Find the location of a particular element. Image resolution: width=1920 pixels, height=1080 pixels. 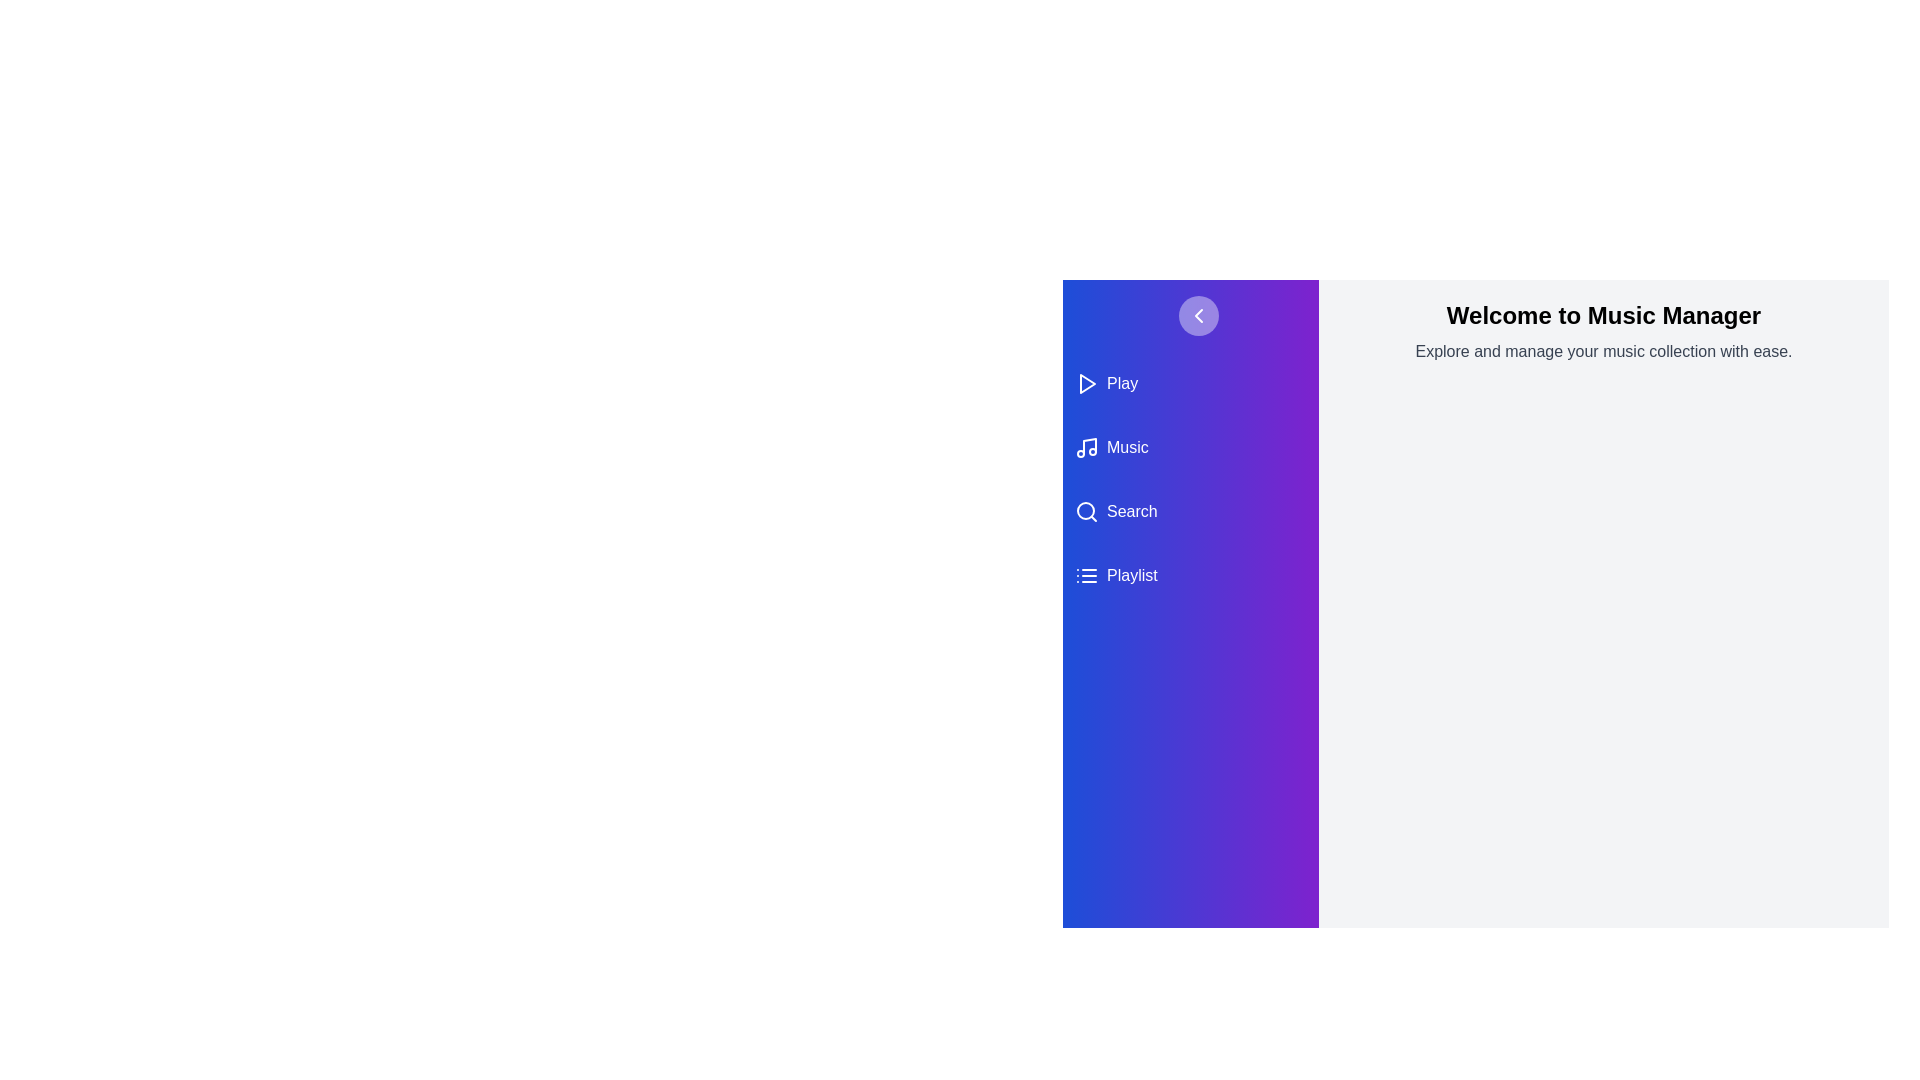

the 'Search' category in the navigation drawer is located at coordinates (1190, 511).